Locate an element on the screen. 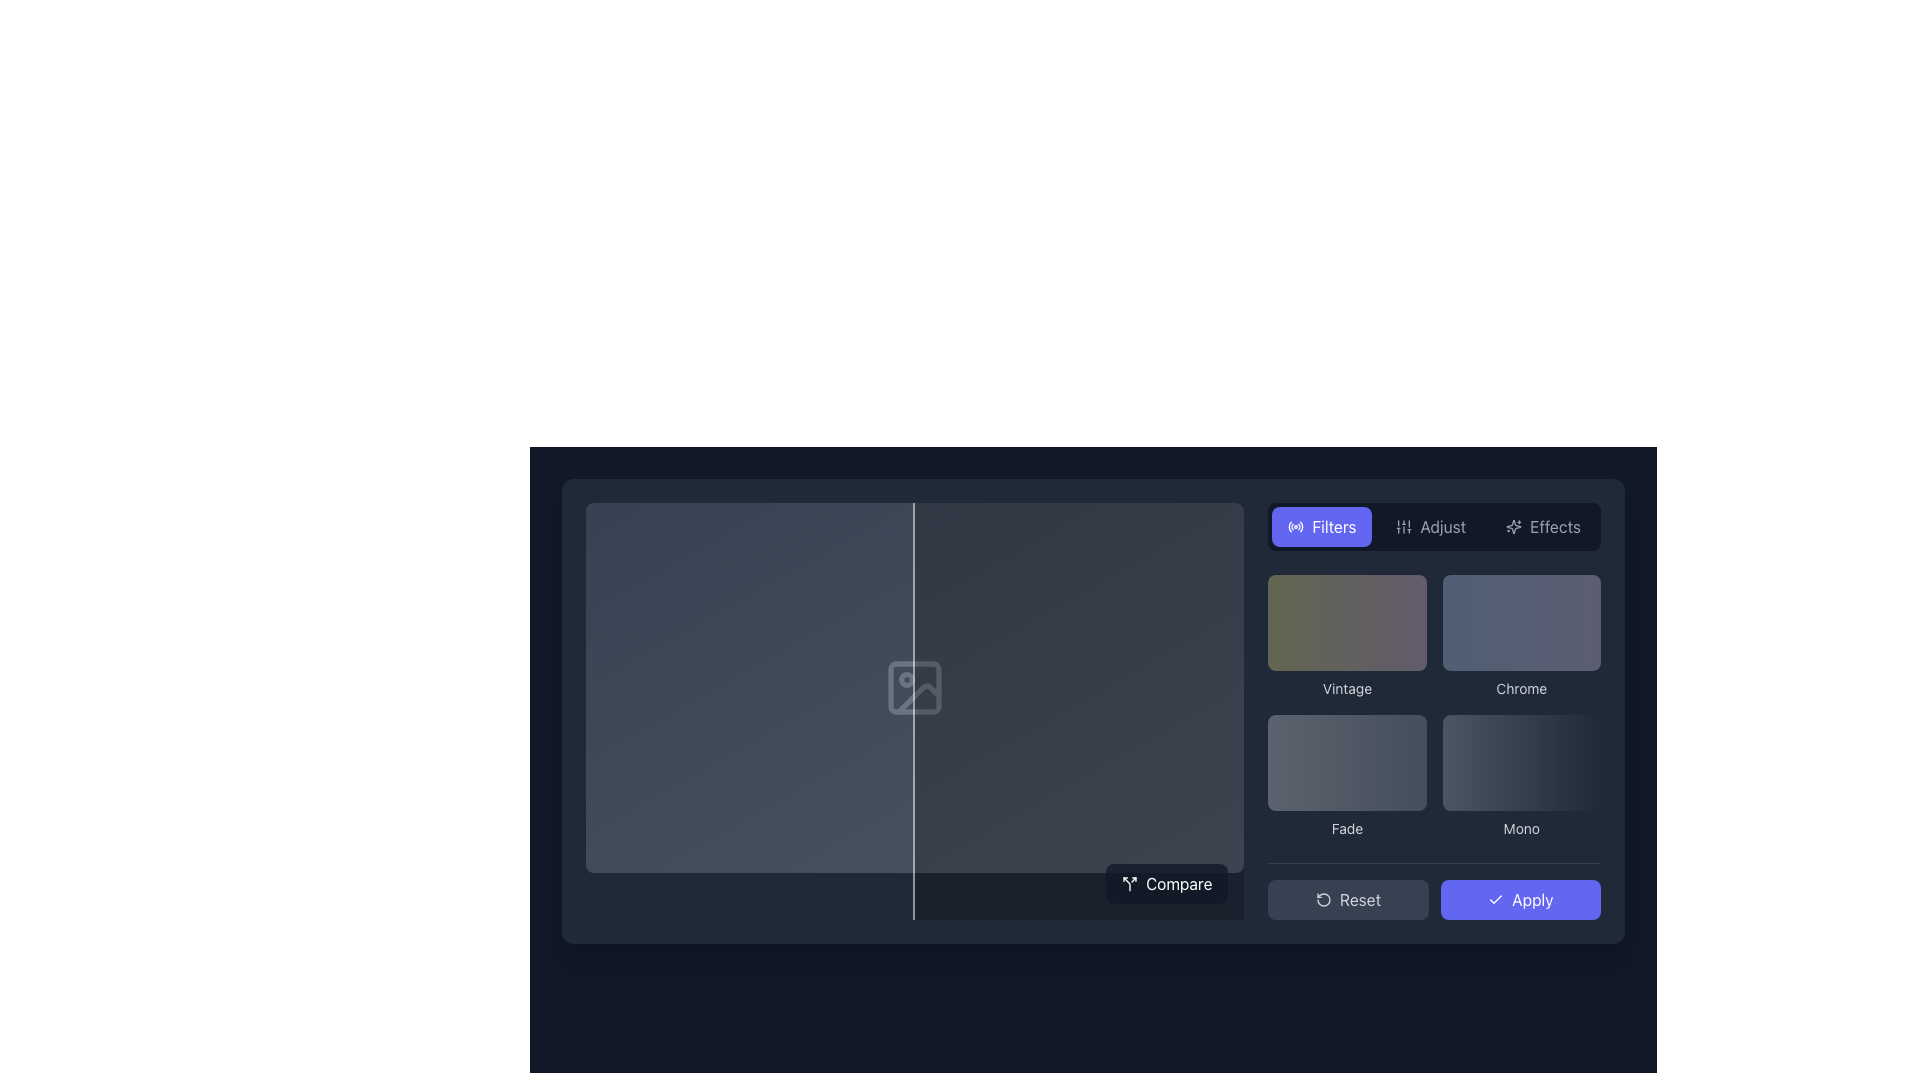 The image size is (1920, 1080). the SVG icon of a counterclockwise arrow within the 'Reset' button located in the bottom-right corner of the interface is located at coordinates (1324, 898).